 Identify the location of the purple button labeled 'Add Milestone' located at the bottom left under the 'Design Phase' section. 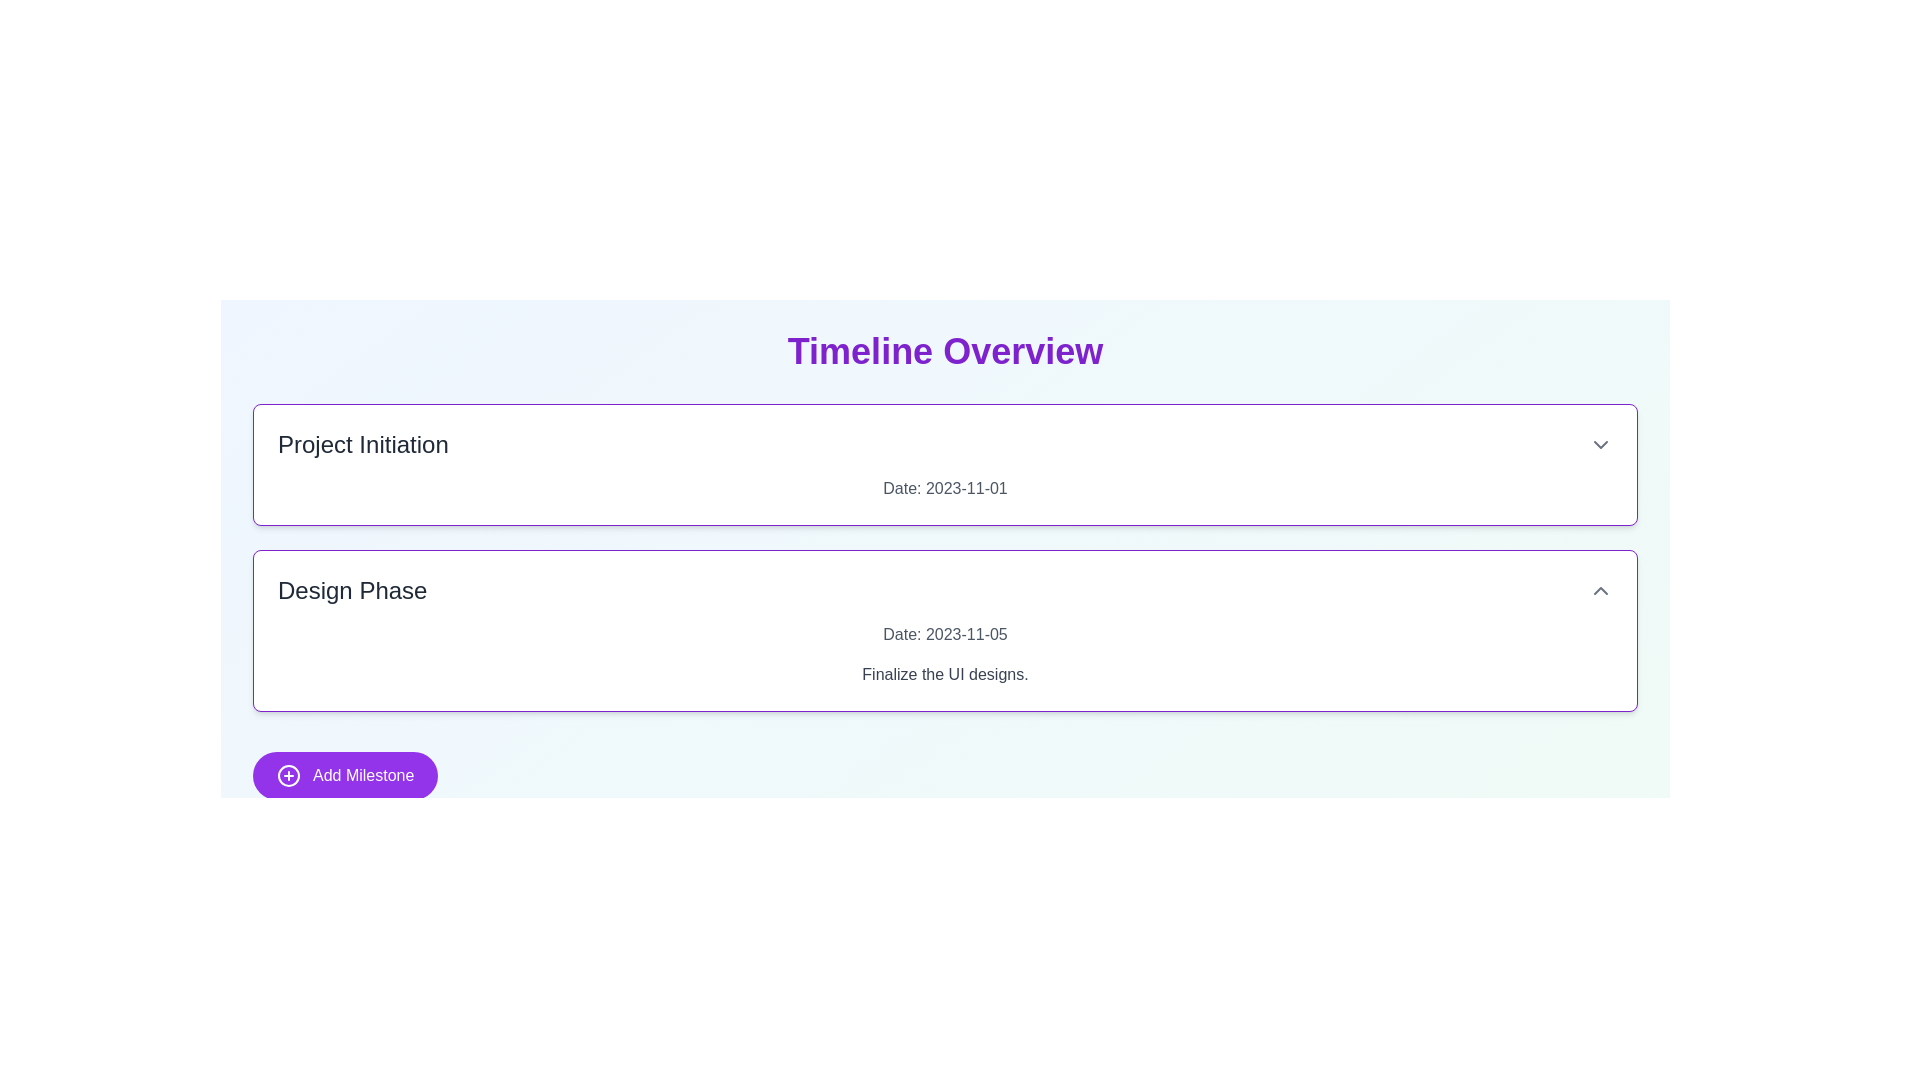
(345, 774).